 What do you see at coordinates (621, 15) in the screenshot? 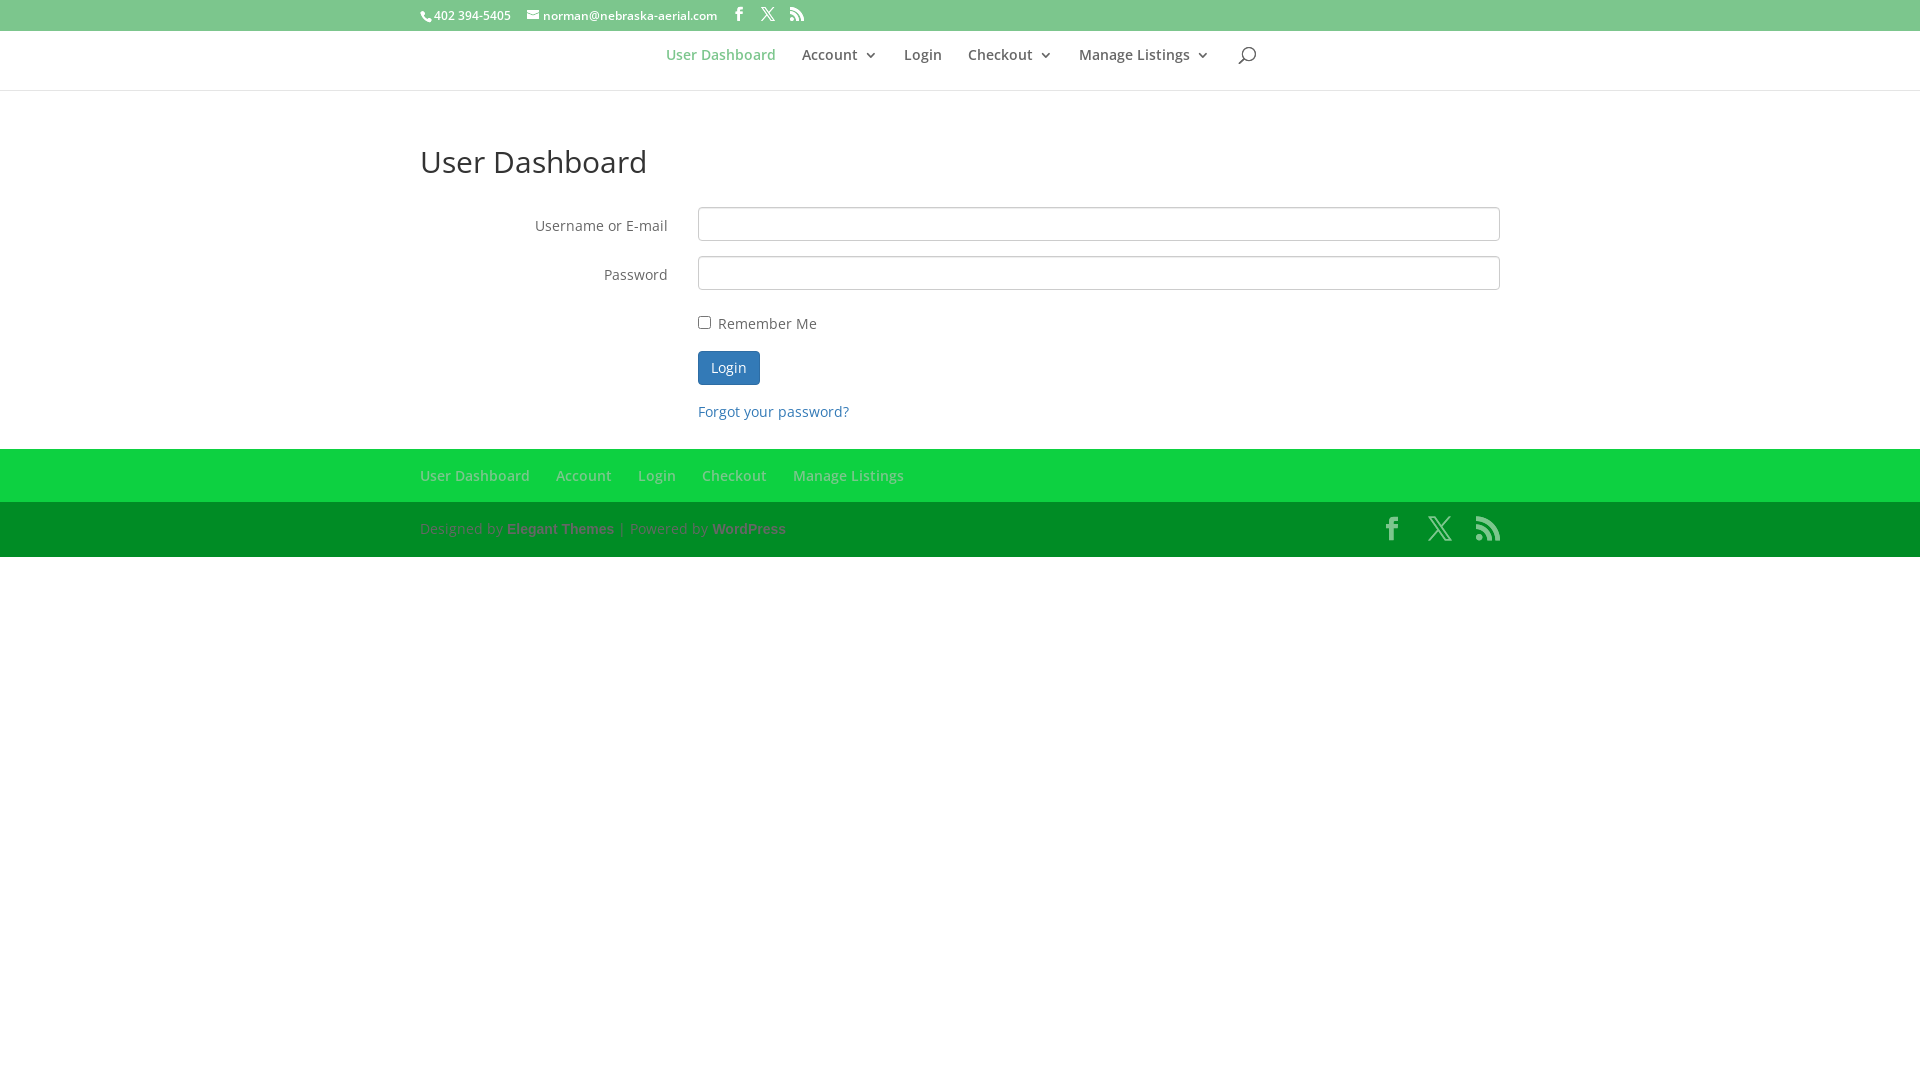
I see `'norman@nebraska-aerial.com'` at bounding box center [621, 15].